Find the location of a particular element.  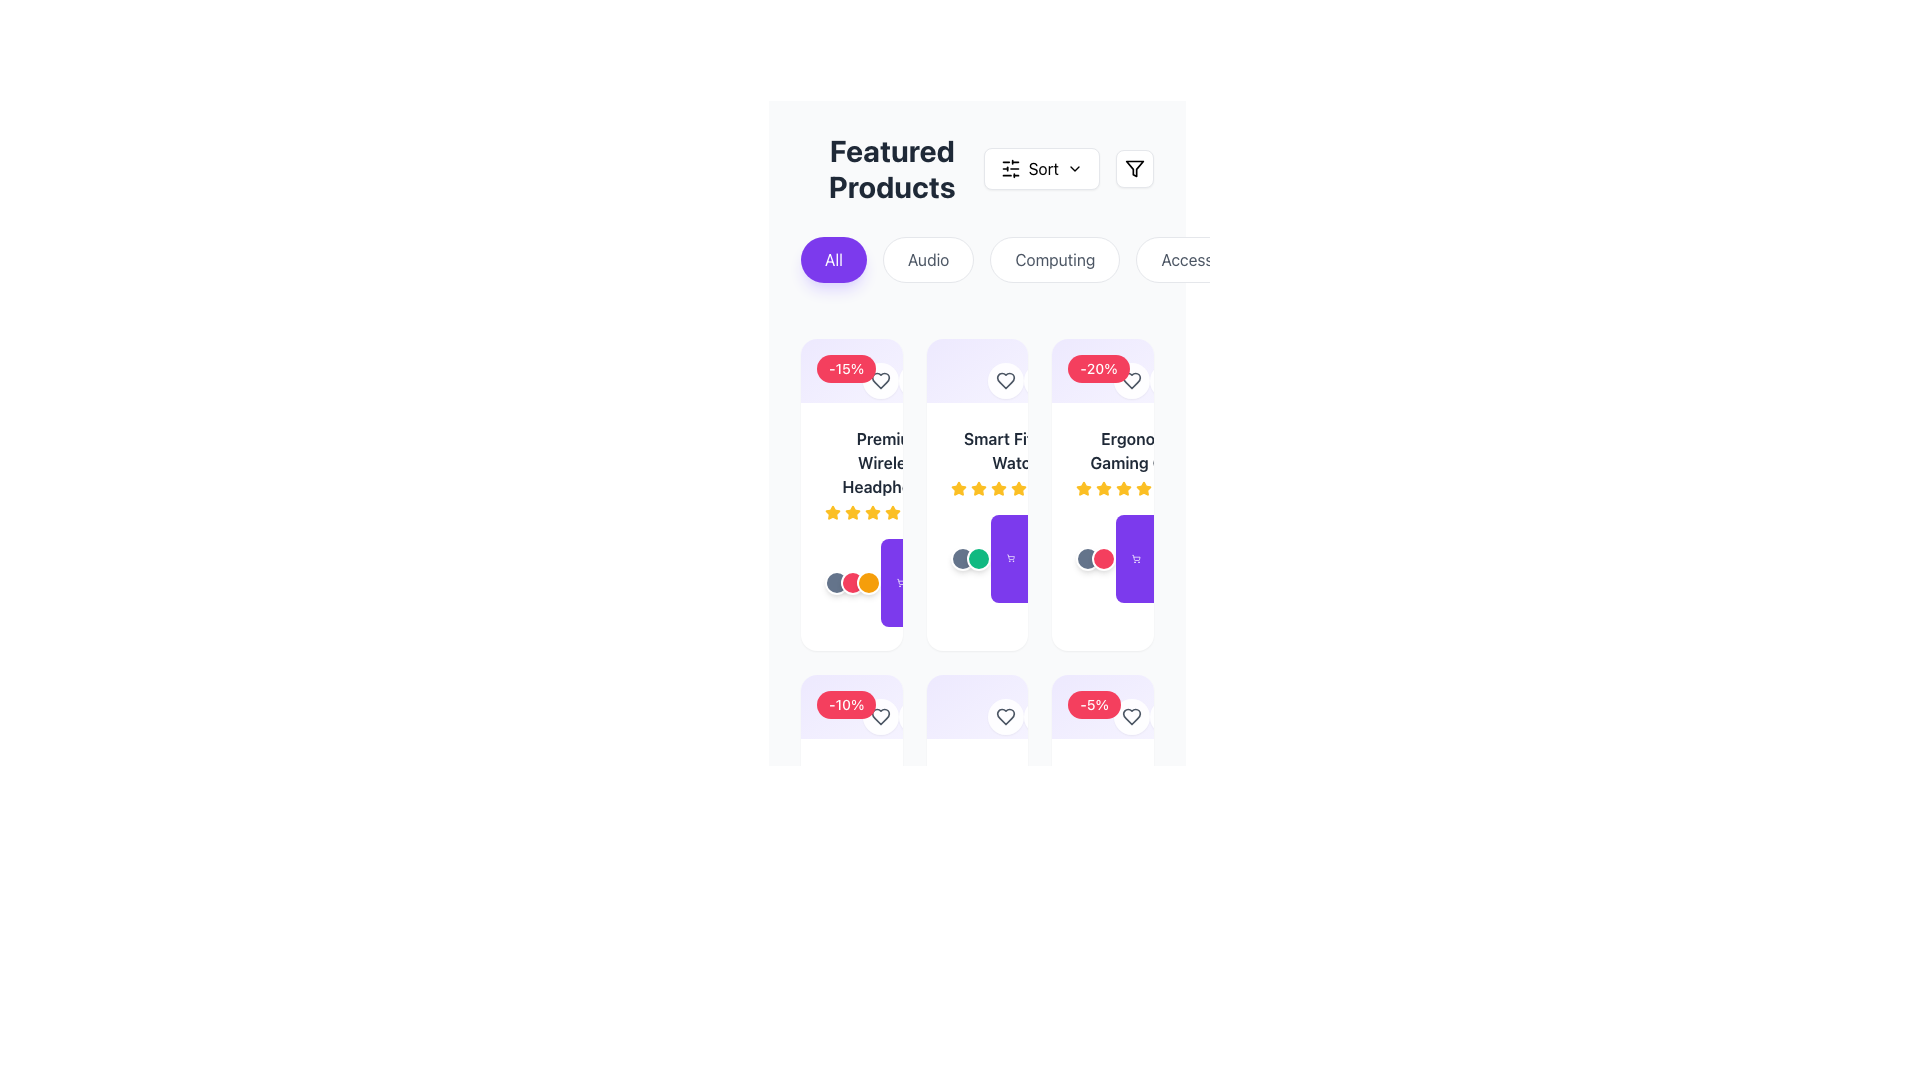

the heart-shaped favorite button located at the top-center of the product card is located at coordinates (880, 381).